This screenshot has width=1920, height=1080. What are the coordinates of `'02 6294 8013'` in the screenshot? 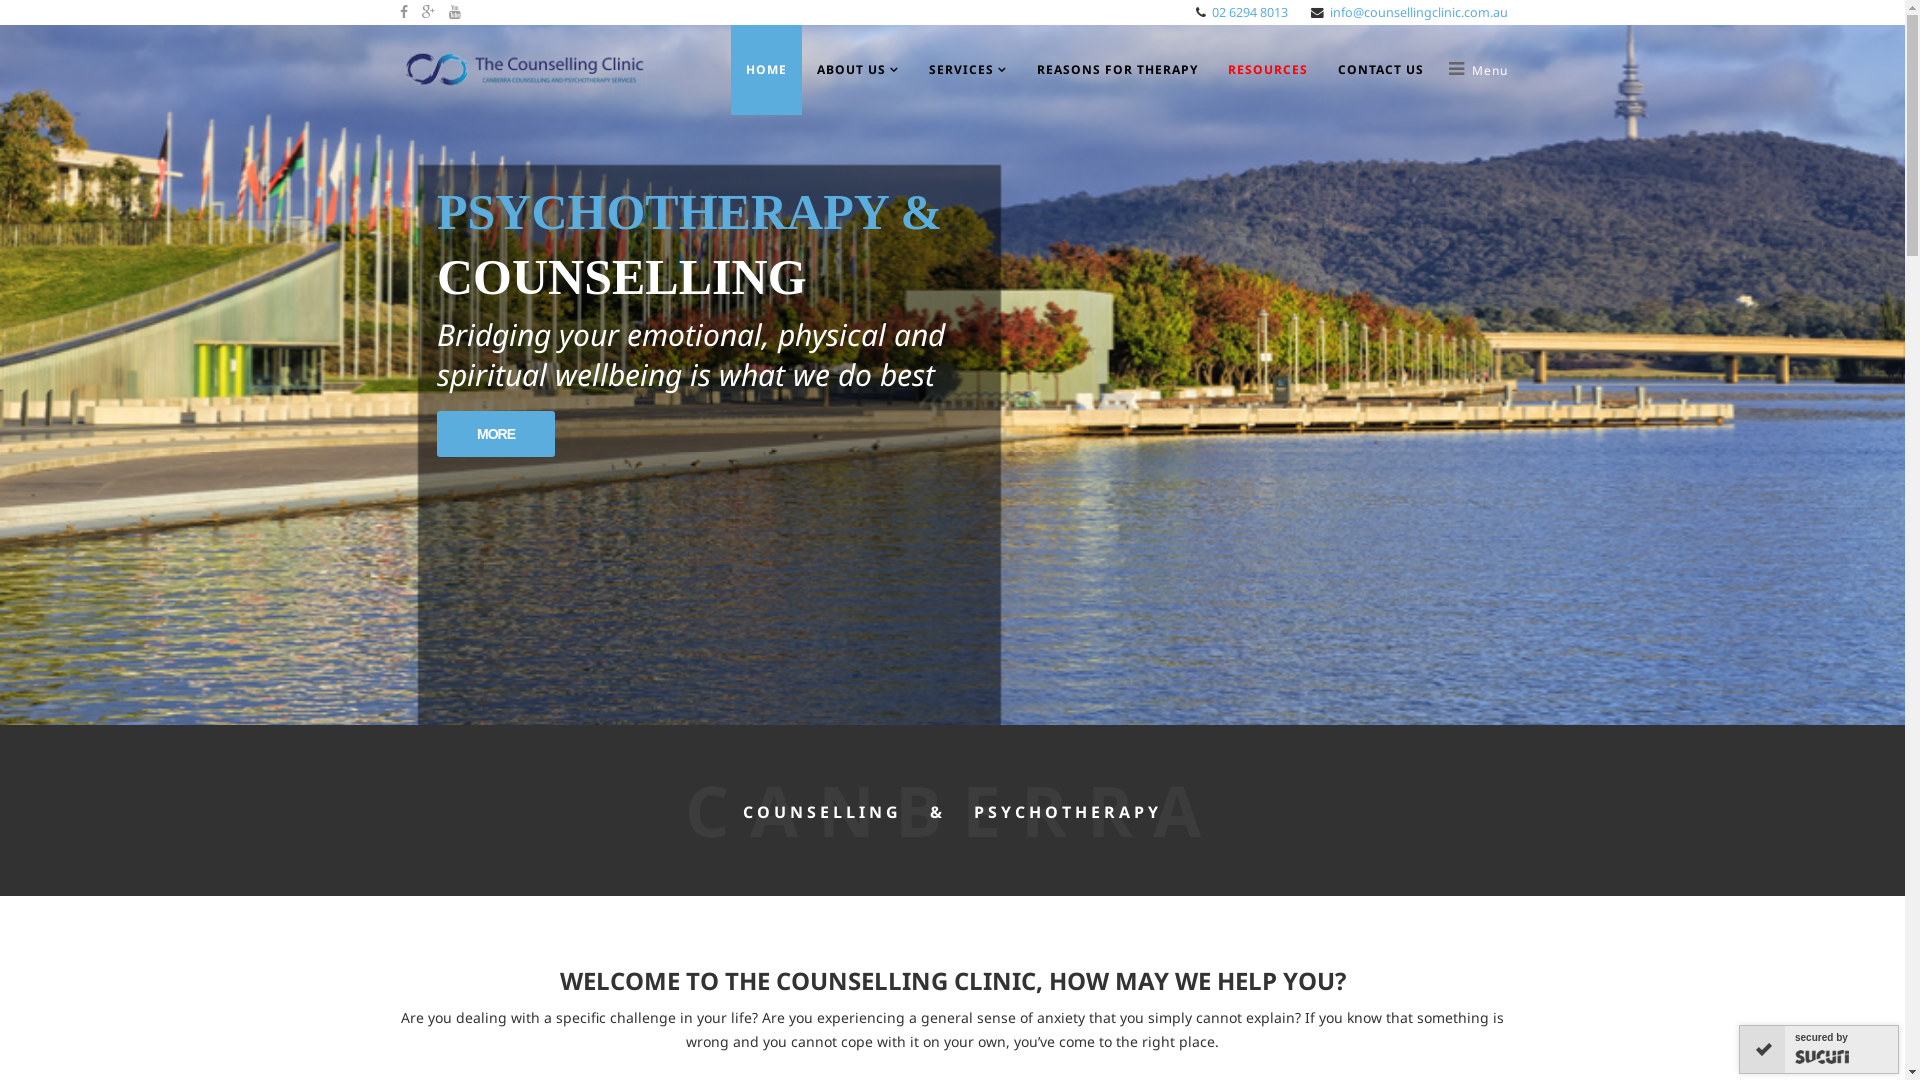 It's located at (1248, 12).